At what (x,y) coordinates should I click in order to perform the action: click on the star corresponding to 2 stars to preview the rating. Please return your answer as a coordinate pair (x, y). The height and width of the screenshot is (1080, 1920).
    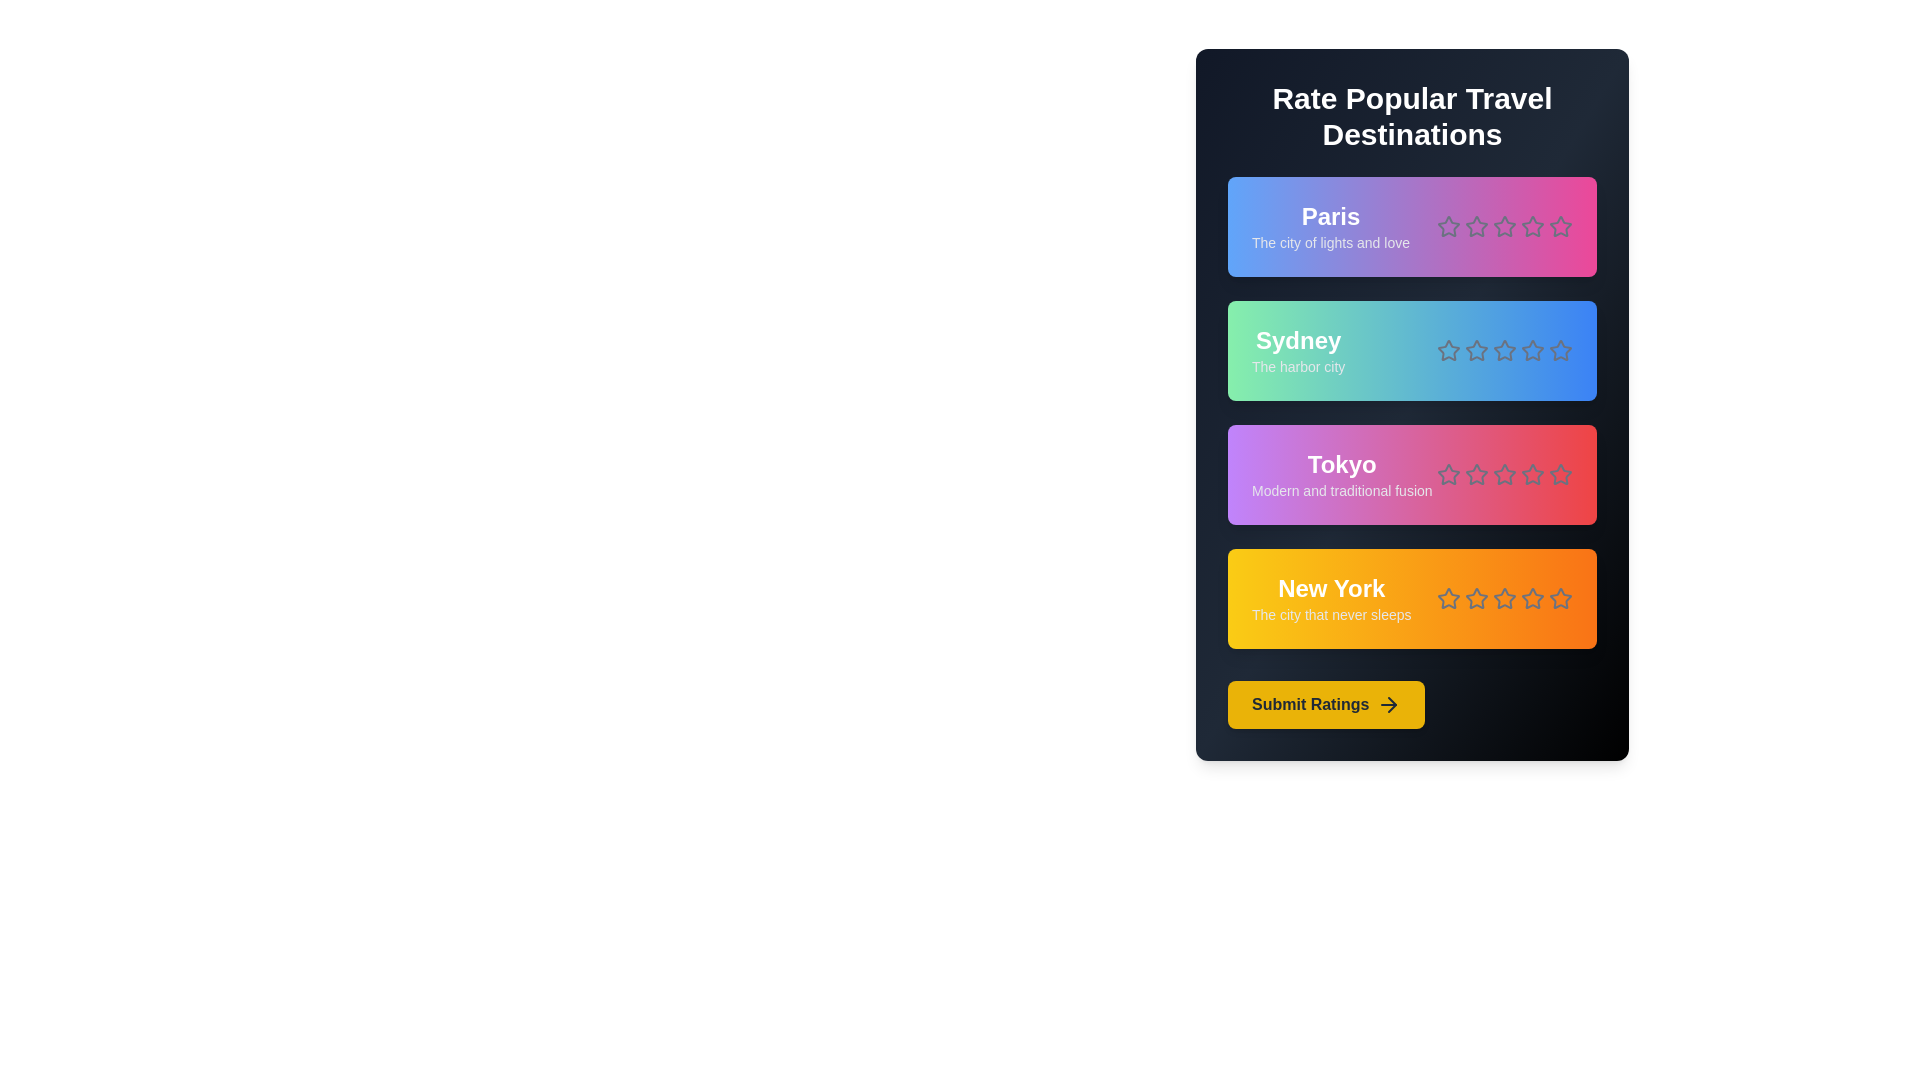
    Looking at the image, I should click on (1477, 226).